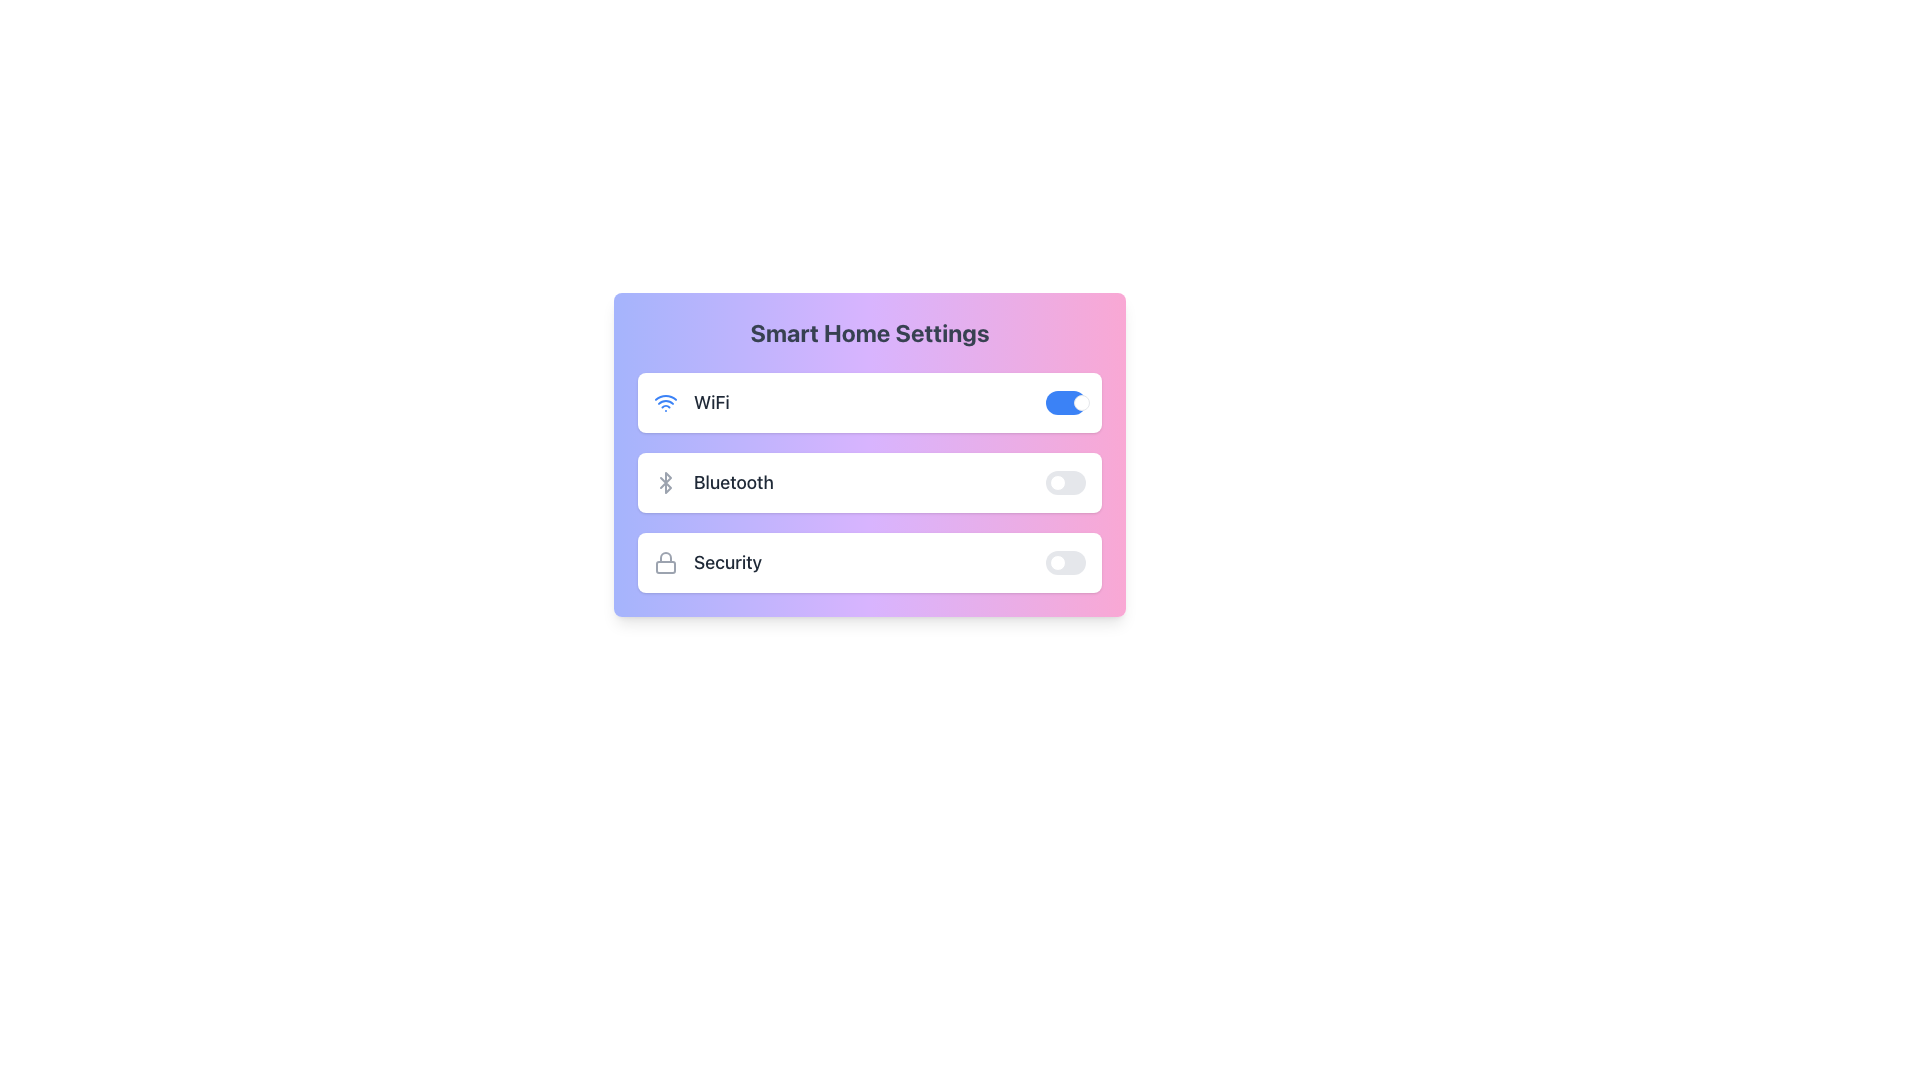 The height and width of the screenshot is (1080, 1920). What do you see at coordinates (1064, 402) in the screenshot?
I see `the WiFi toggle switch located in the top row of the 'Smart Home Settings' panel, positioned to the right of the text 'WiFi'` at bounding box center [1064, 402].